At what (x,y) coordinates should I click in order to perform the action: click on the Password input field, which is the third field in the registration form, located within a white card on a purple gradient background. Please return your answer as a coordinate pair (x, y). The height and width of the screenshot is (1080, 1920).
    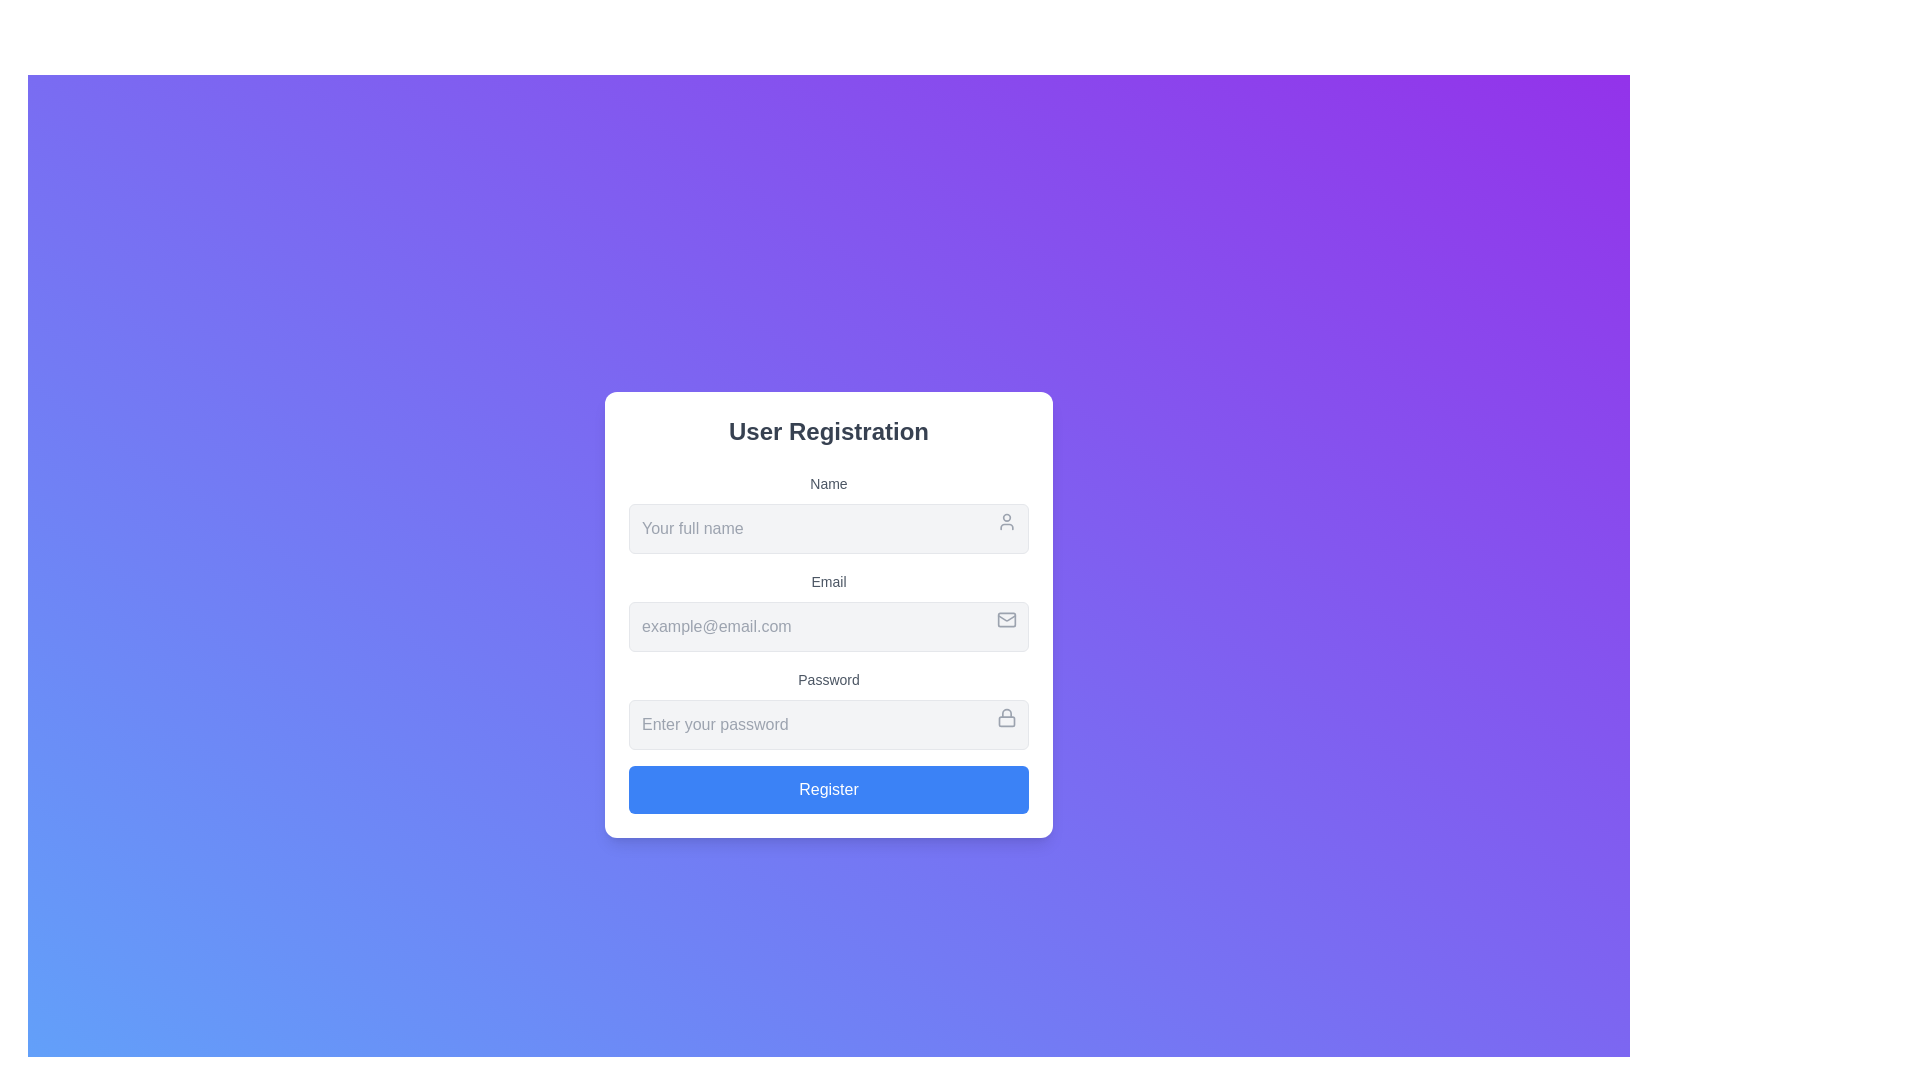
    Looking at the image, I should click on (829, 708).